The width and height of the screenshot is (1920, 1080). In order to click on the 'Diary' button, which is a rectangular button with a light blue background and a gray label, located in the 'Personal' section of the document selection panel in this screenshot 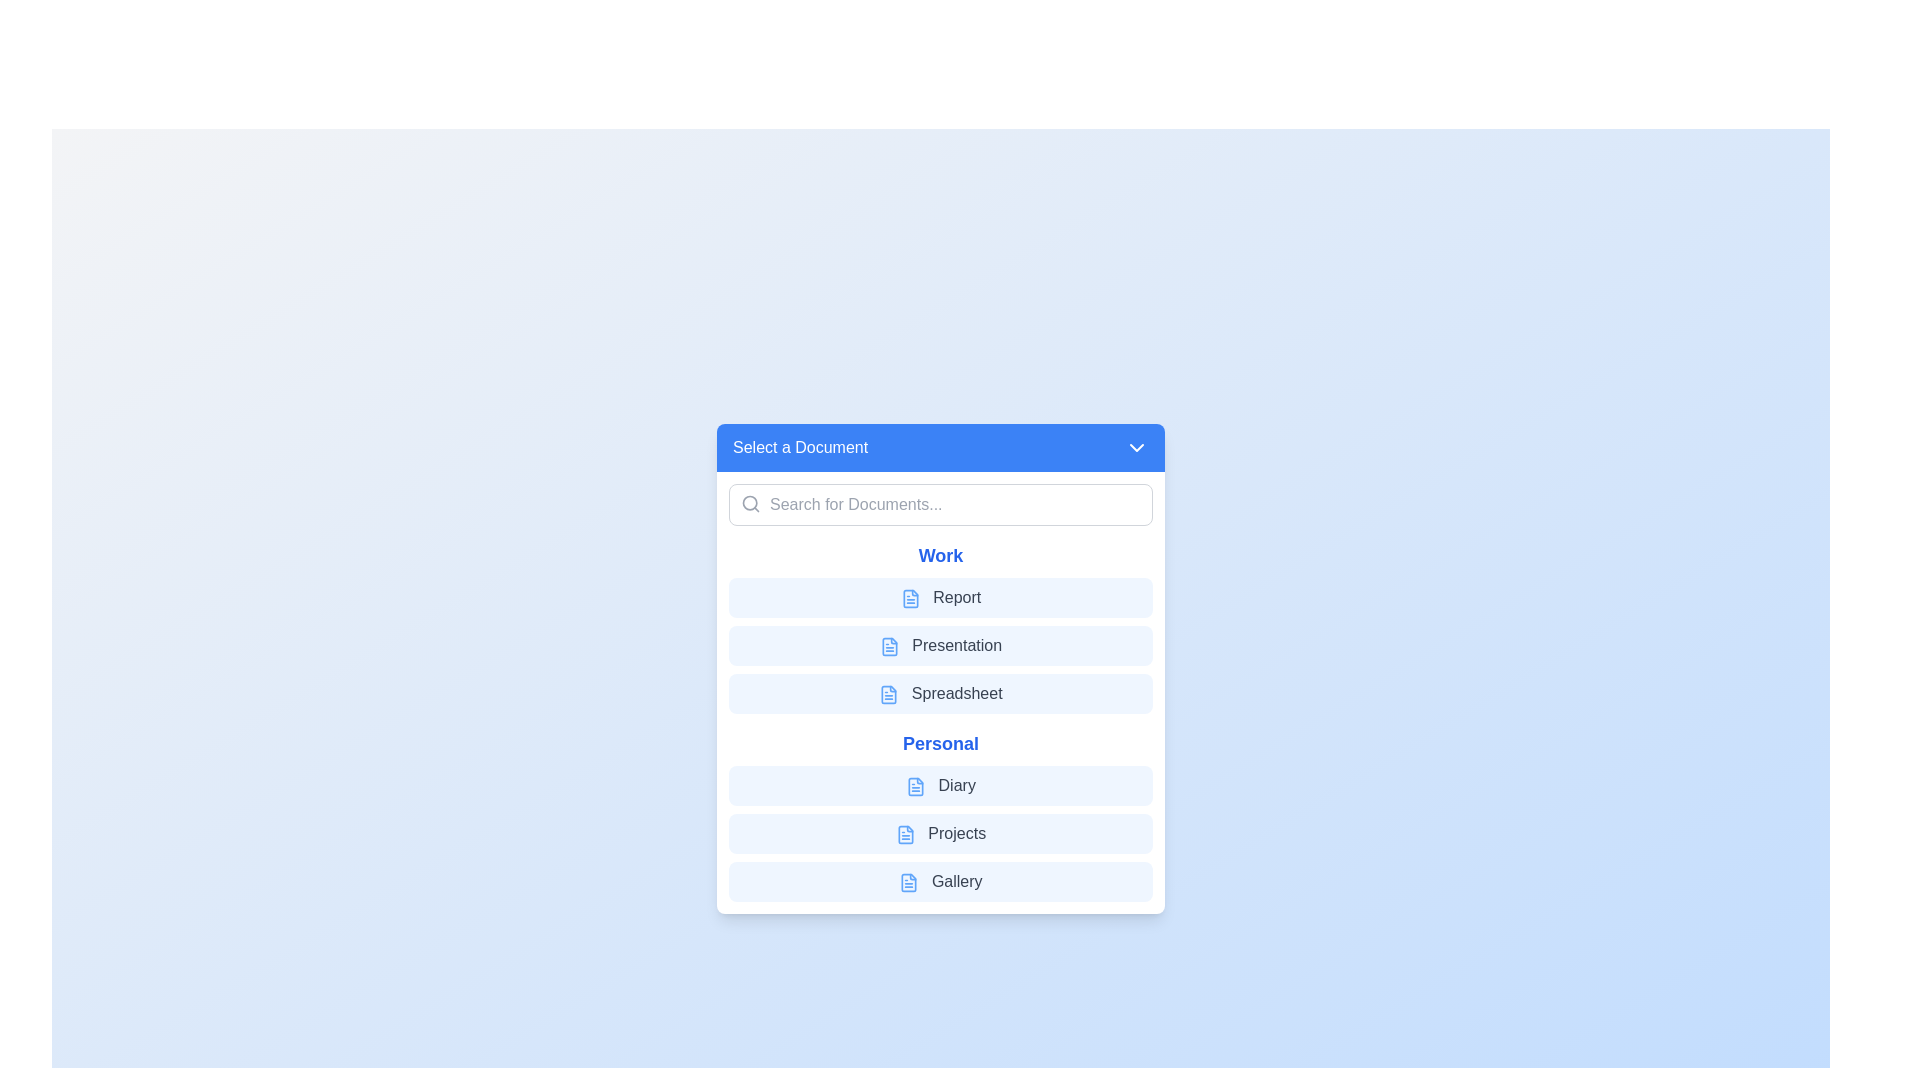, I will do `click(939, 785)`.